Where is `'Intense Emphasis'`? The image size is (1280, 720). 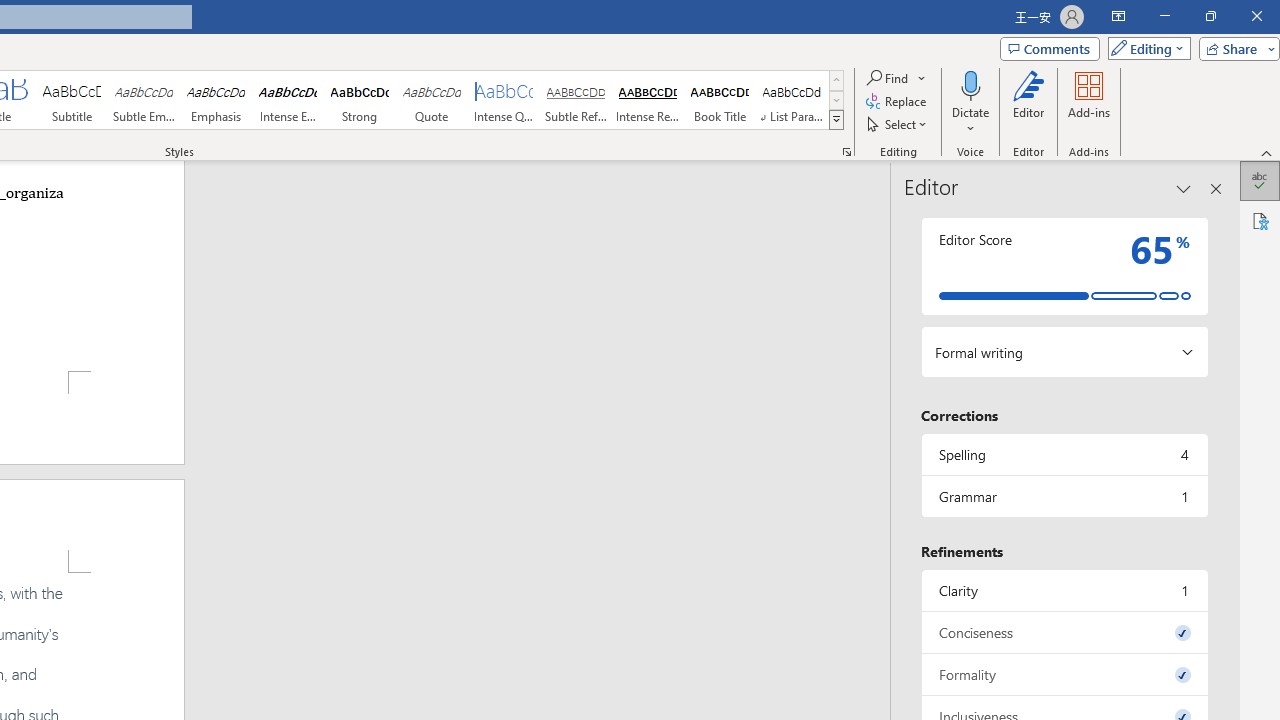 'Intense Emphasis' is located at coordinates (287, 100).